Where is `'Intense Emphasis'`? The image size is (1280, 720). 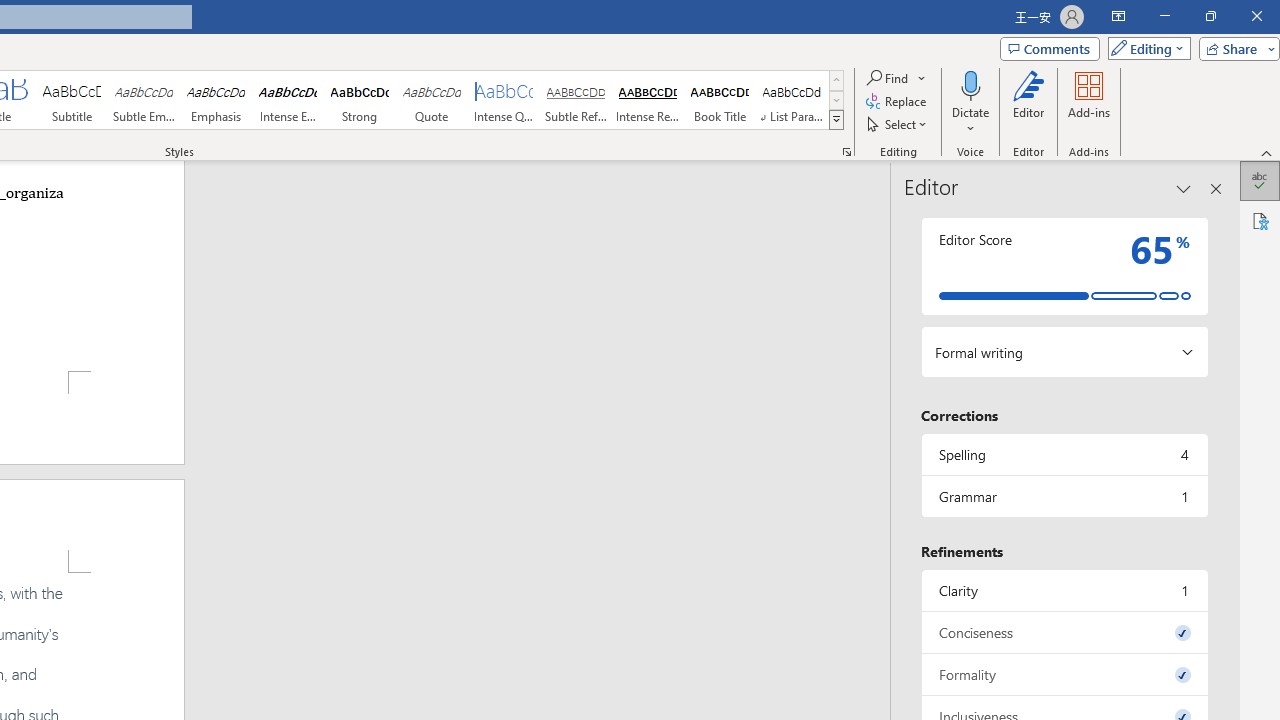 'Intense Emphasis' is located at coordinates (287, 100).